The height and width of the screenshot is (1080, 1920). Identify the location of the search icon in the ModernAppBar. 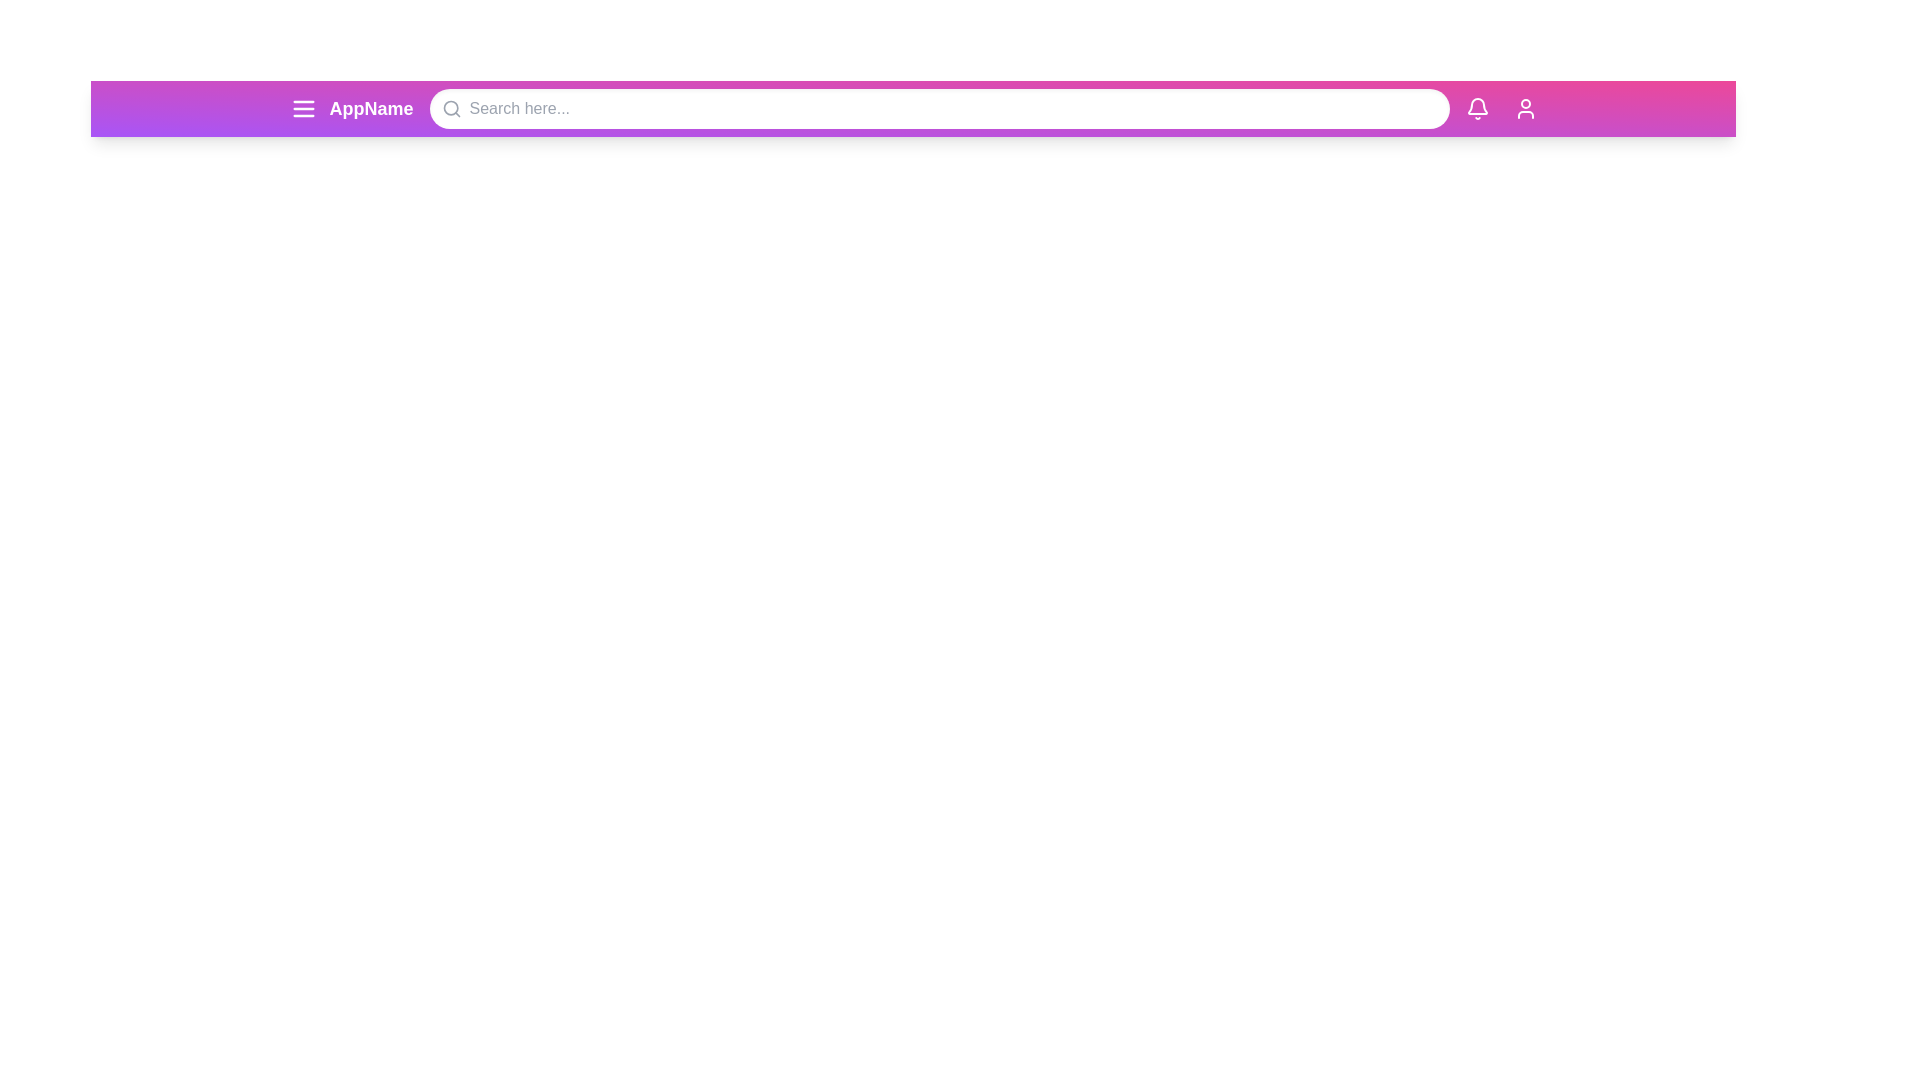
(450, 108).